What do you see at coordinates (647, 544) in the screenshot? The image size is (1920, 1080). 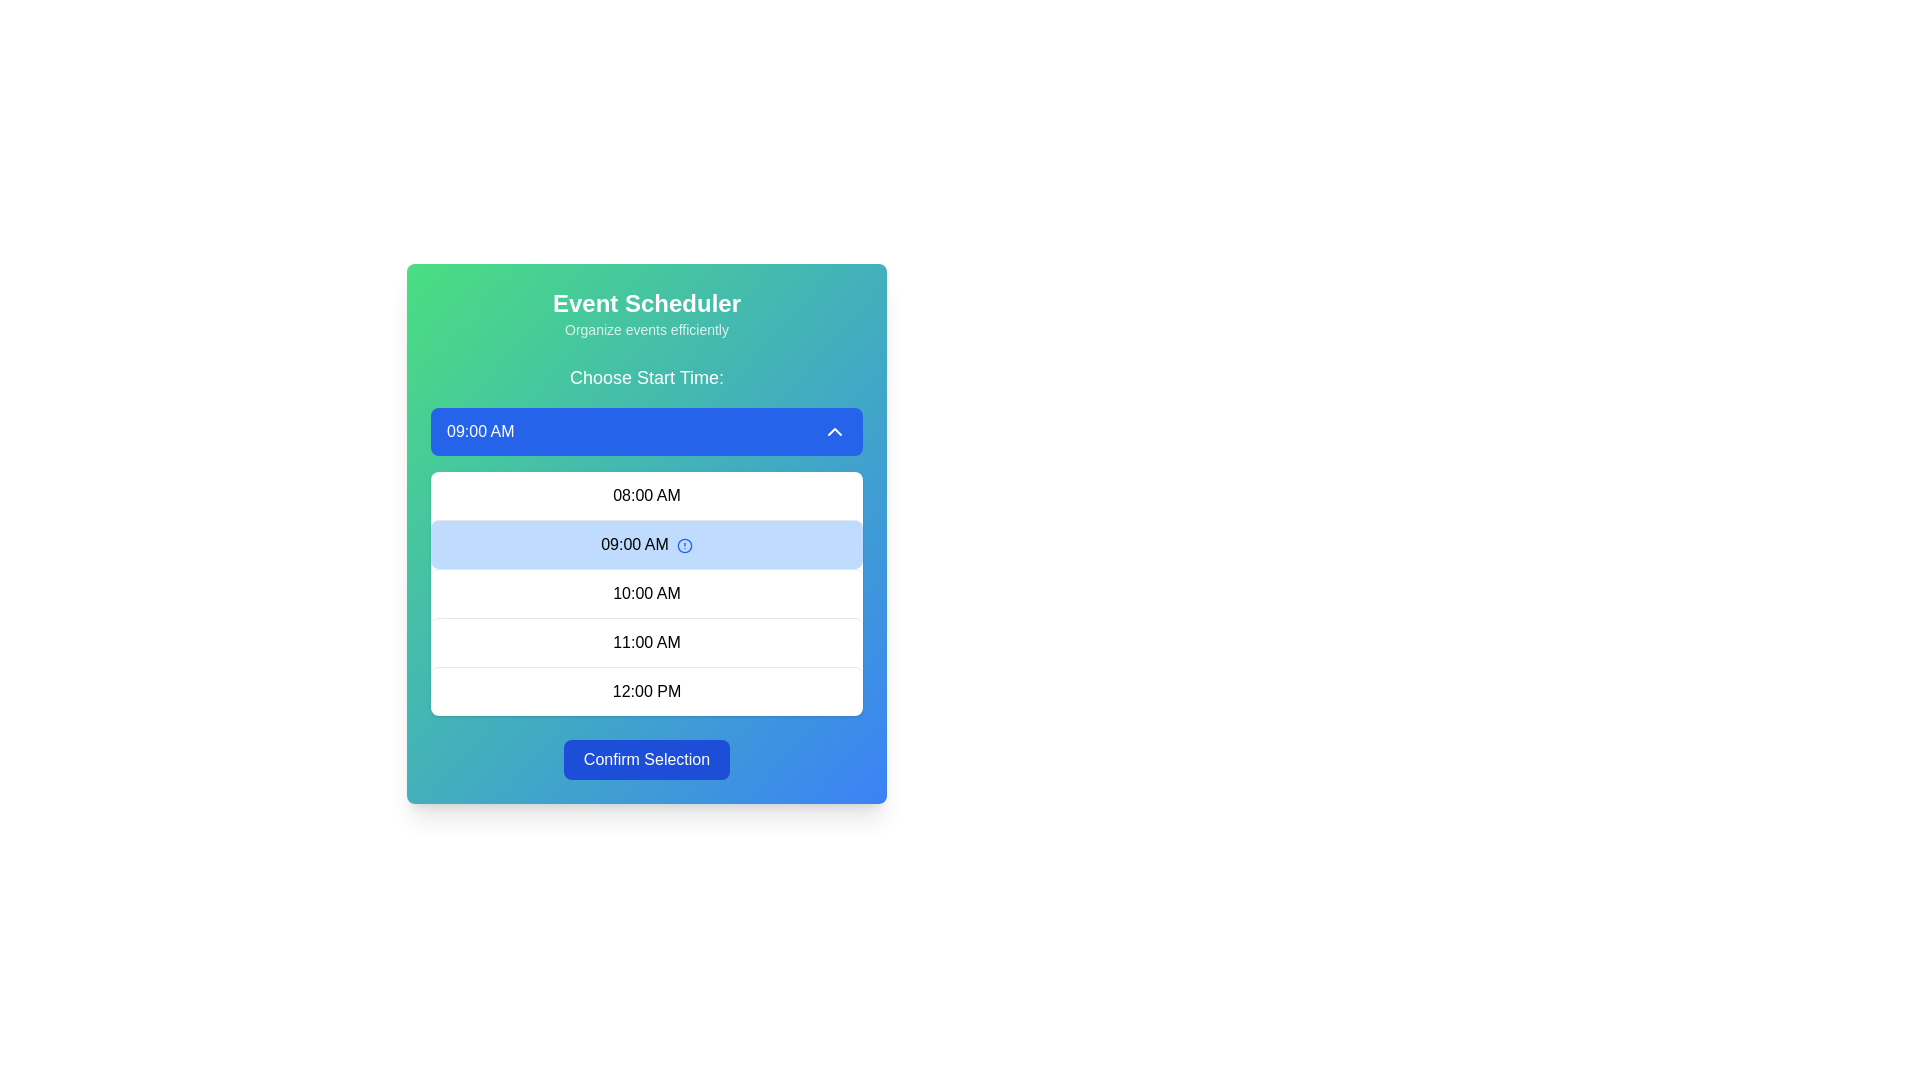 I see `the rectangular button displaying '09:00 AM' with a light blue background` at bounding box center [647, 544].